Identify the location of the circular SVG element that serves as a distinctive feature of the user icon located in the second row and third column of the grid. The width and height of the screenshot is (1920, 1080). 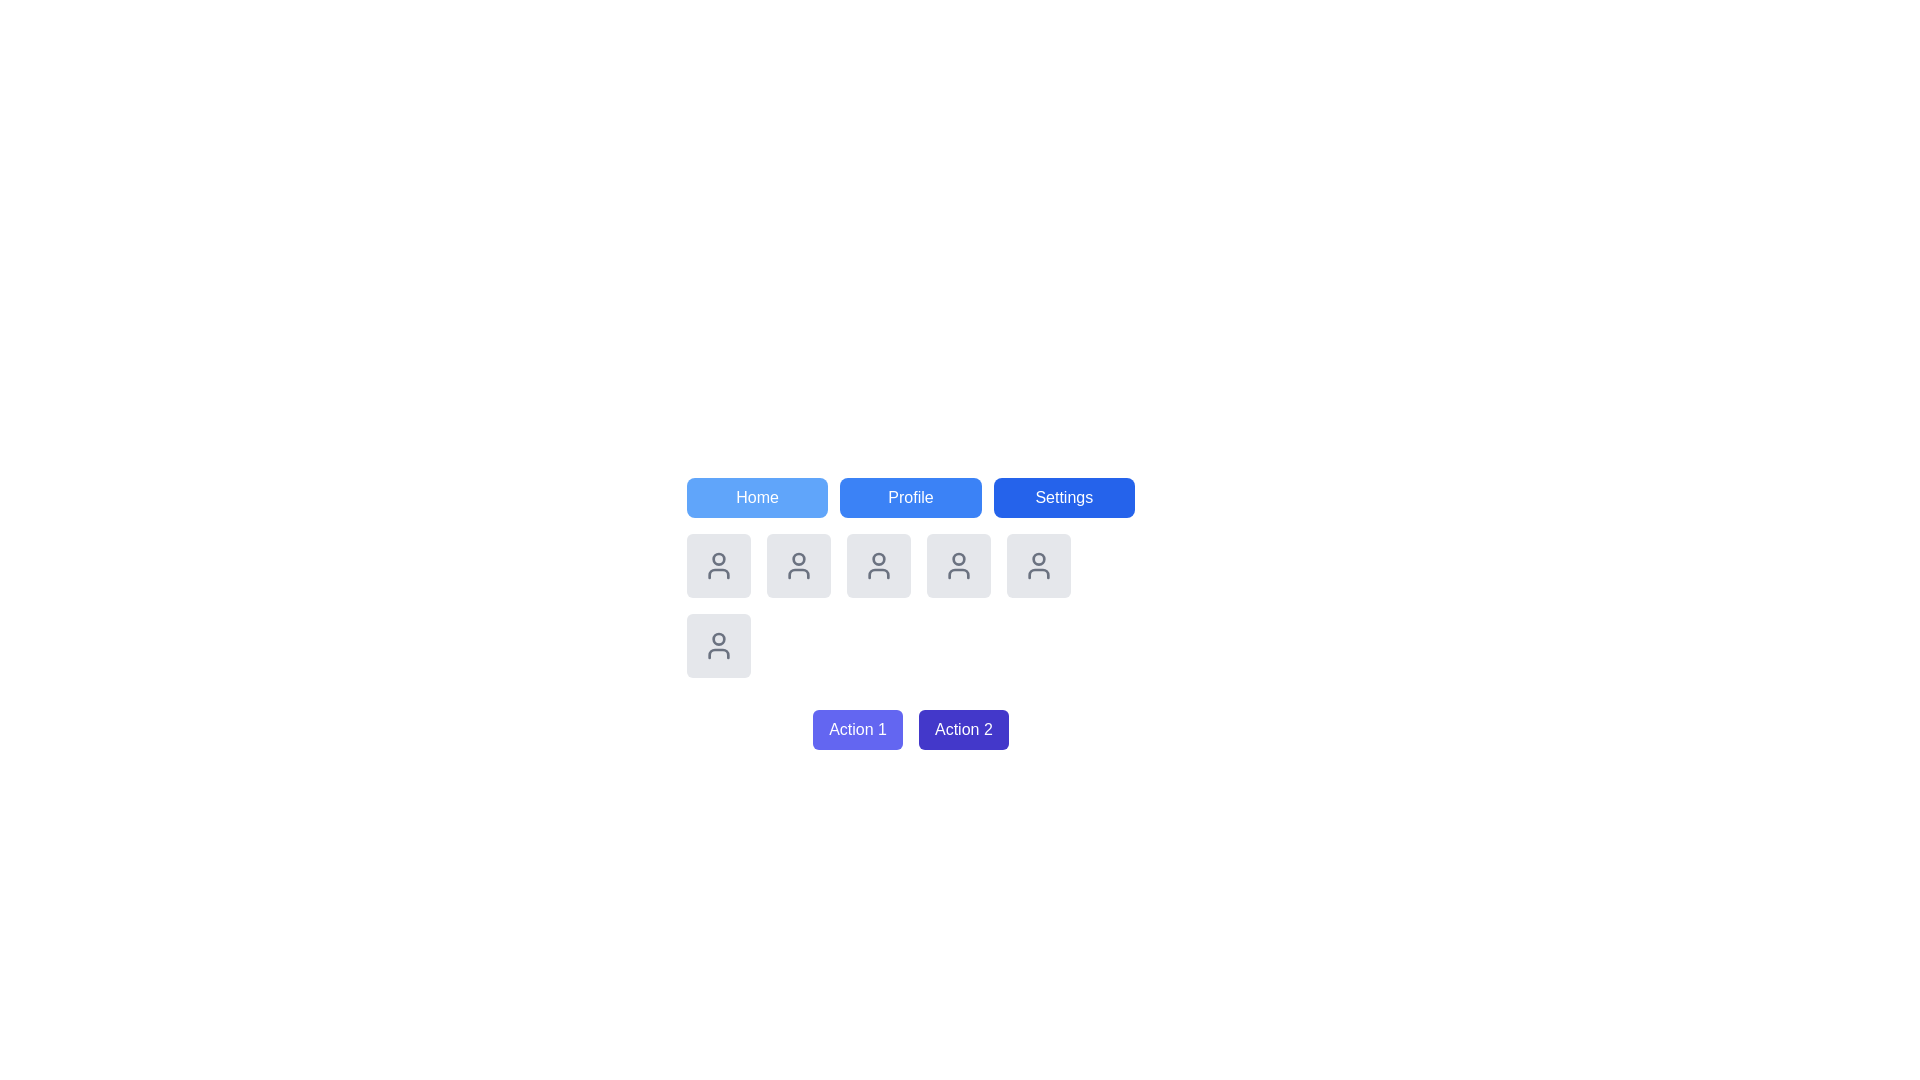
(958, 559).